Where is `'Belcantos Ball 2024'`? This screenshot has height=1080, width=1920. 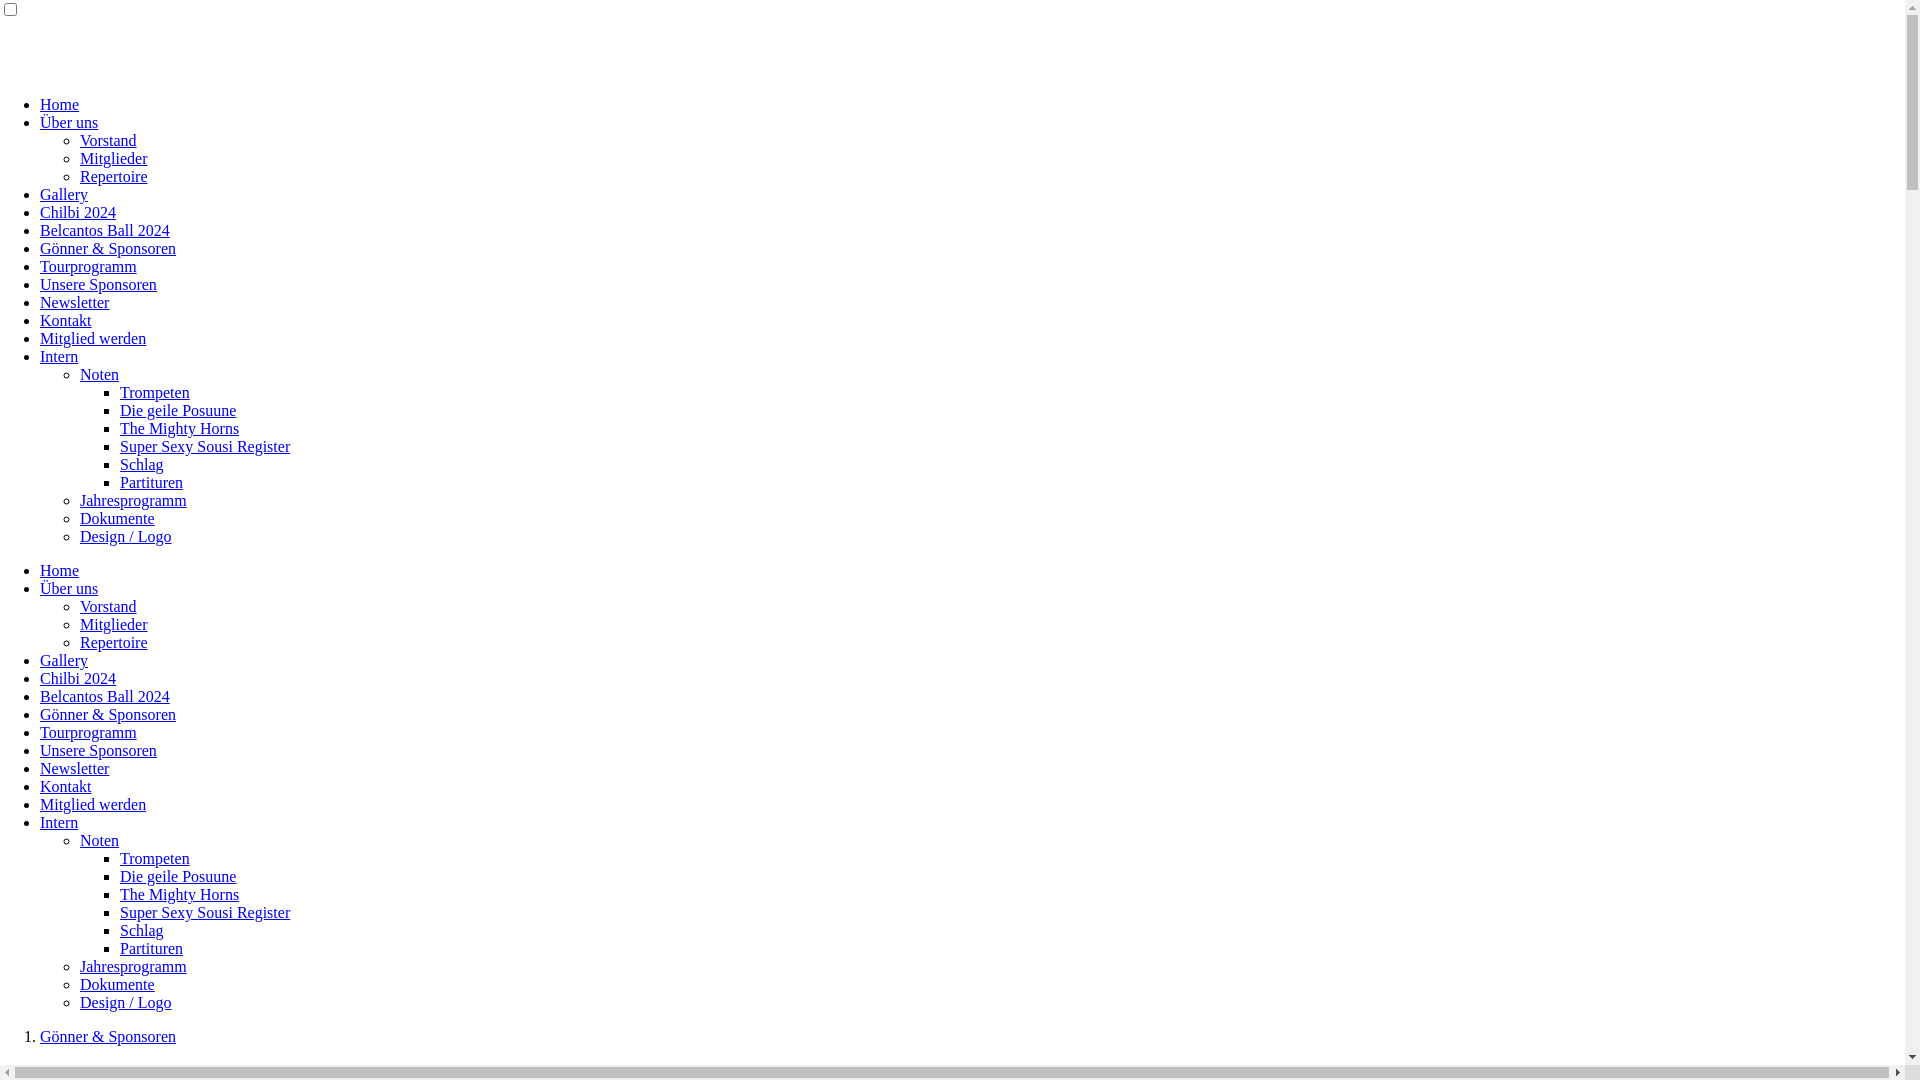 'Belcantos Ball 2024' is located at coordinates (104, 695).